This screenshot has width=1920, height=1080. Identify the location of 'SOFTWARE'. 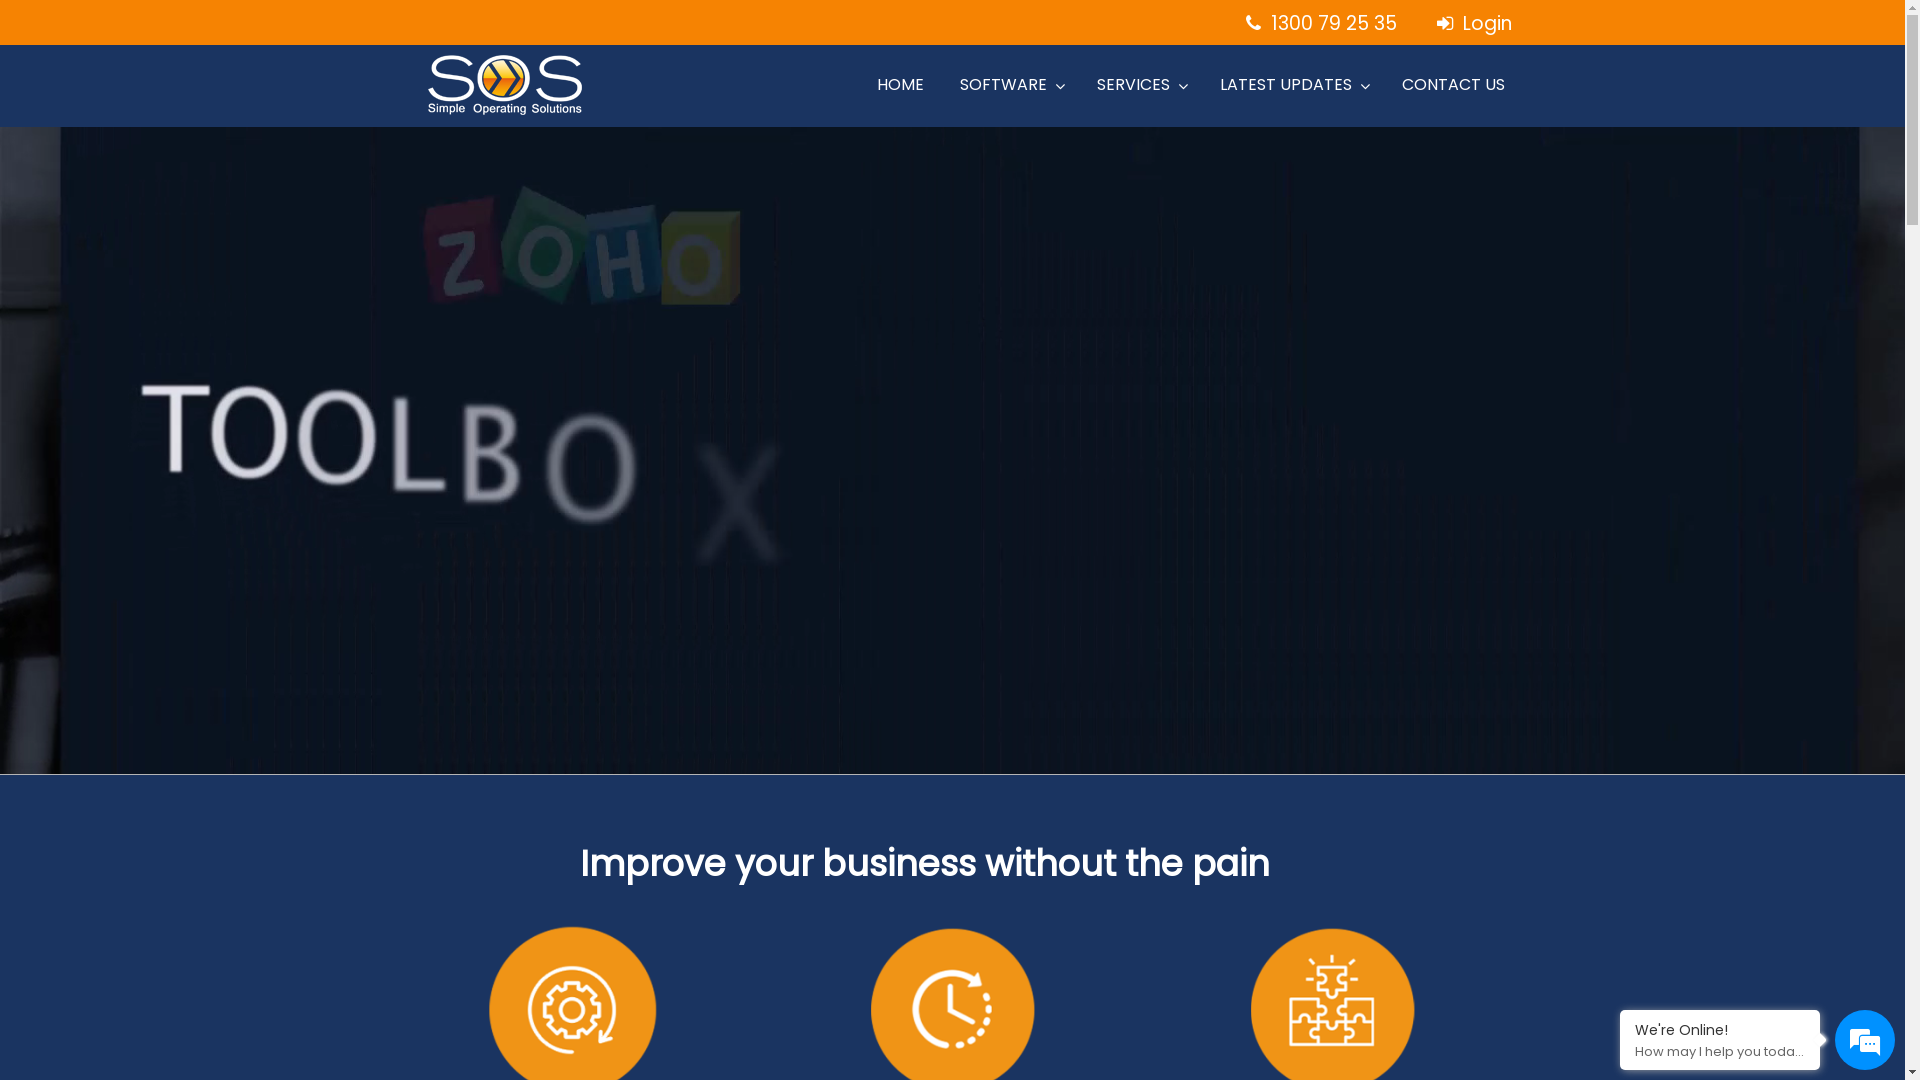
(1010, 83).